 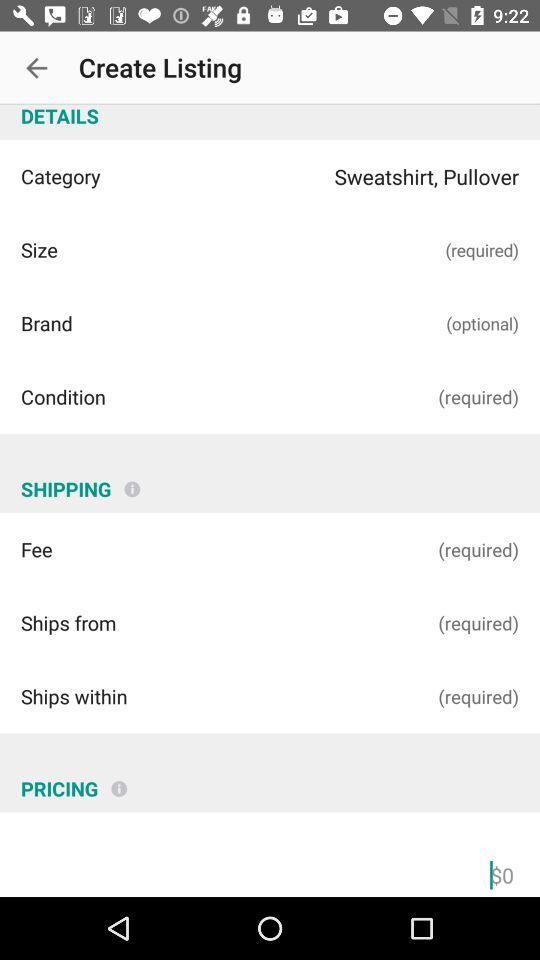 I want to click on item next to shipping item, so click(x=132, y=480).